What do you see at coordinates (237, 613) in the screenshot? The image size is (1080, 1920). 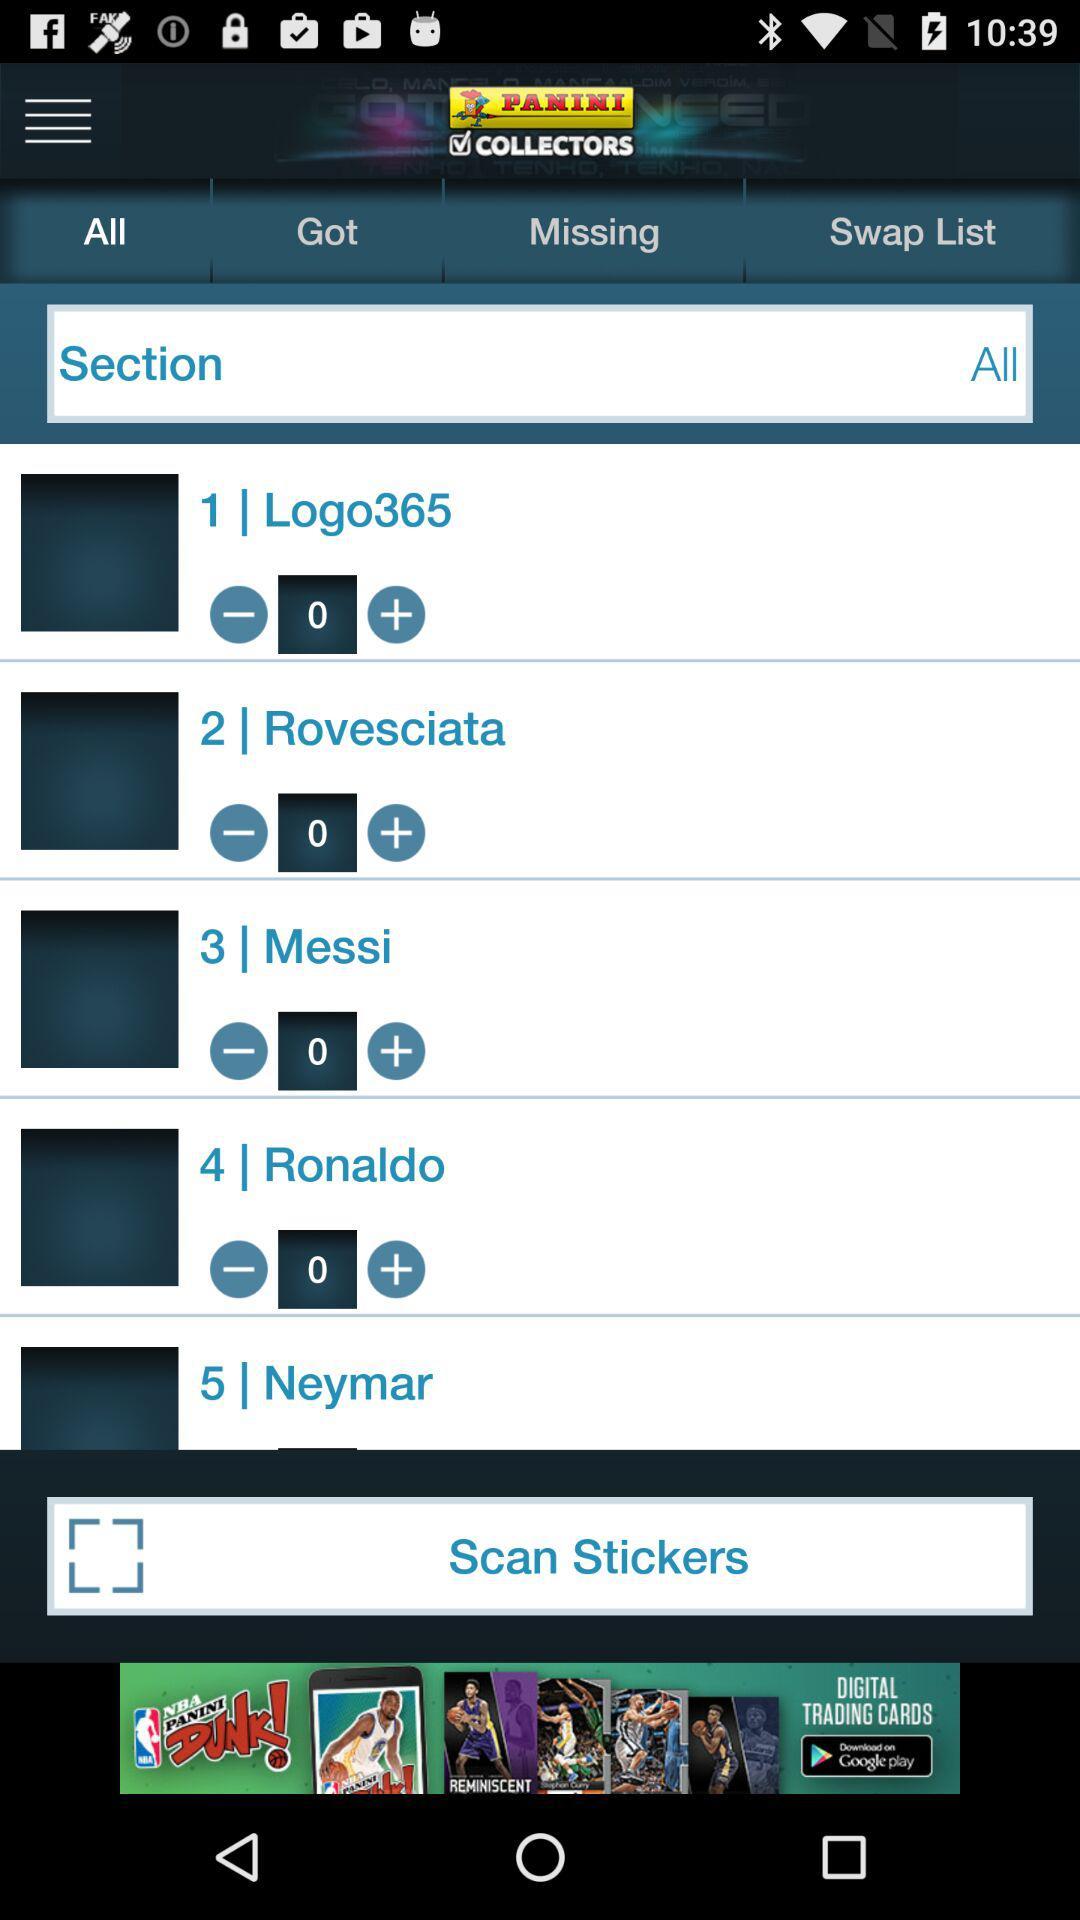 I see `reduce the number of logo365` at bounding box center [237, 613].